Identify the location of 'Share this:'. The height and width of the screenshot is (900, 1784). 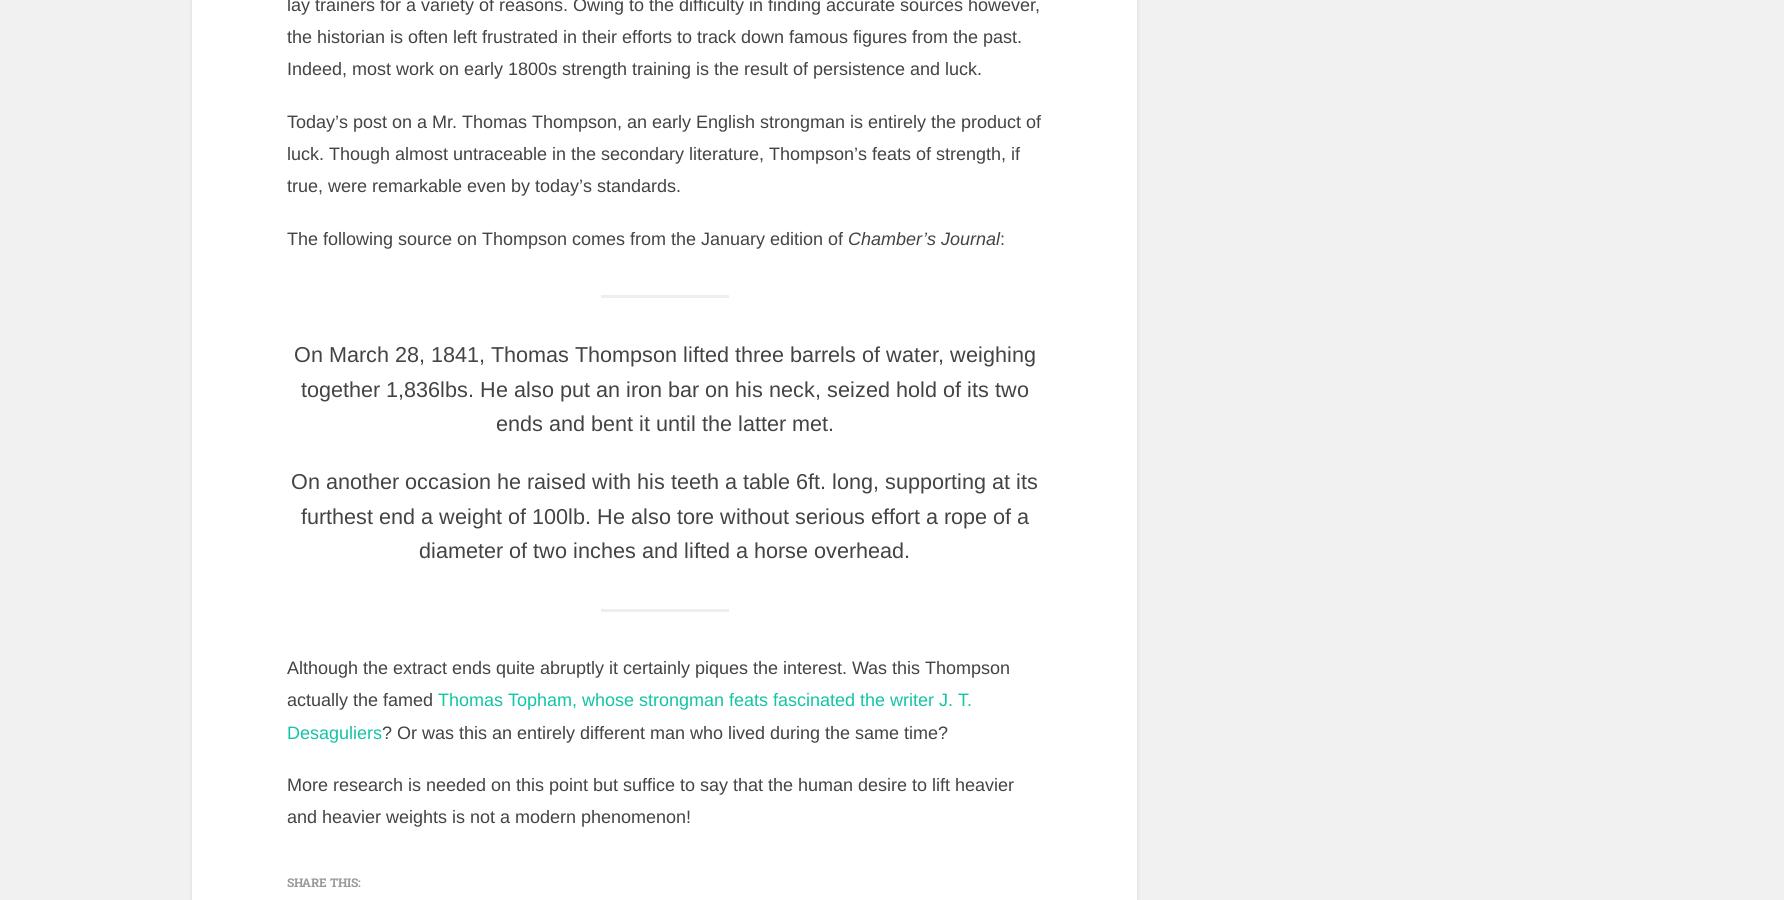
(323, 881).